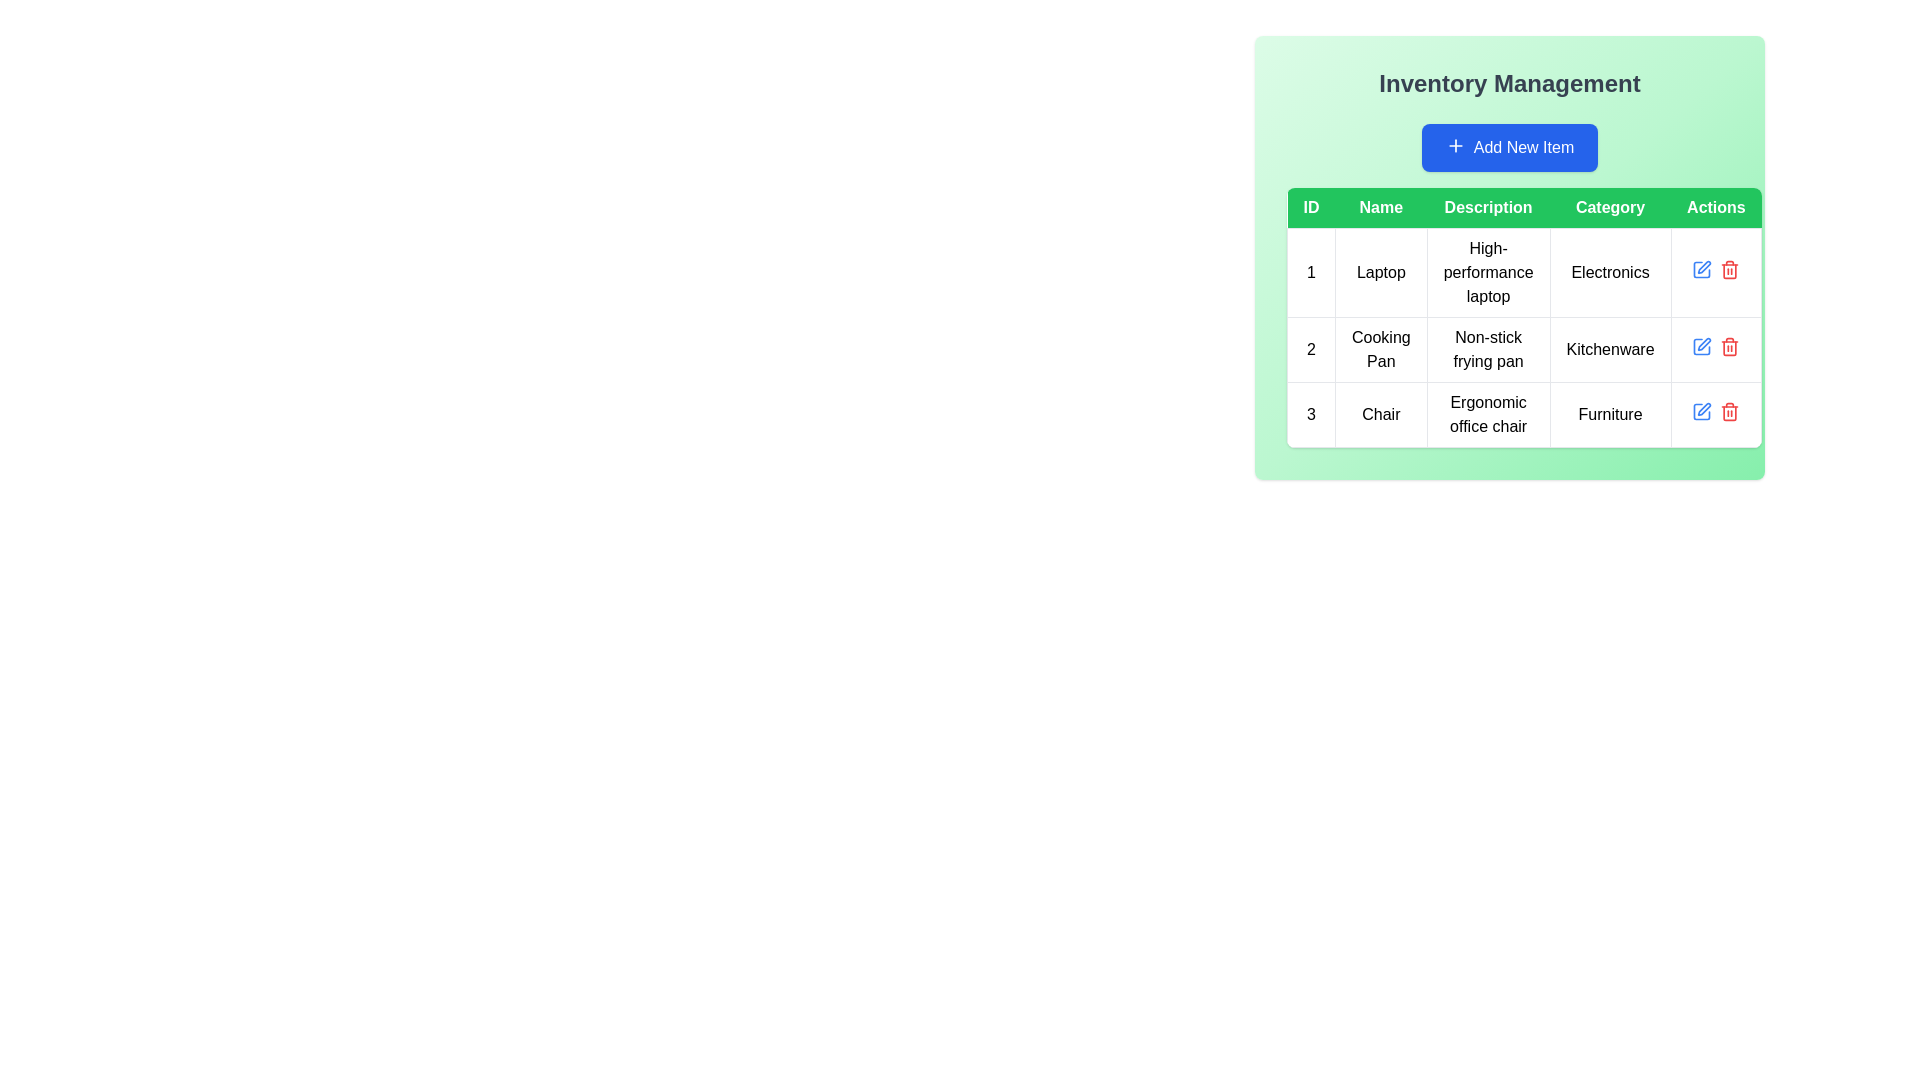  What do you see at coordinates (1703, 265) in the screenshot?
I see `the IconButton in the 'Actions' column of the table to initiate editing the row corresponding to the 'Chair' entry` at bounding box center [1703, 265].